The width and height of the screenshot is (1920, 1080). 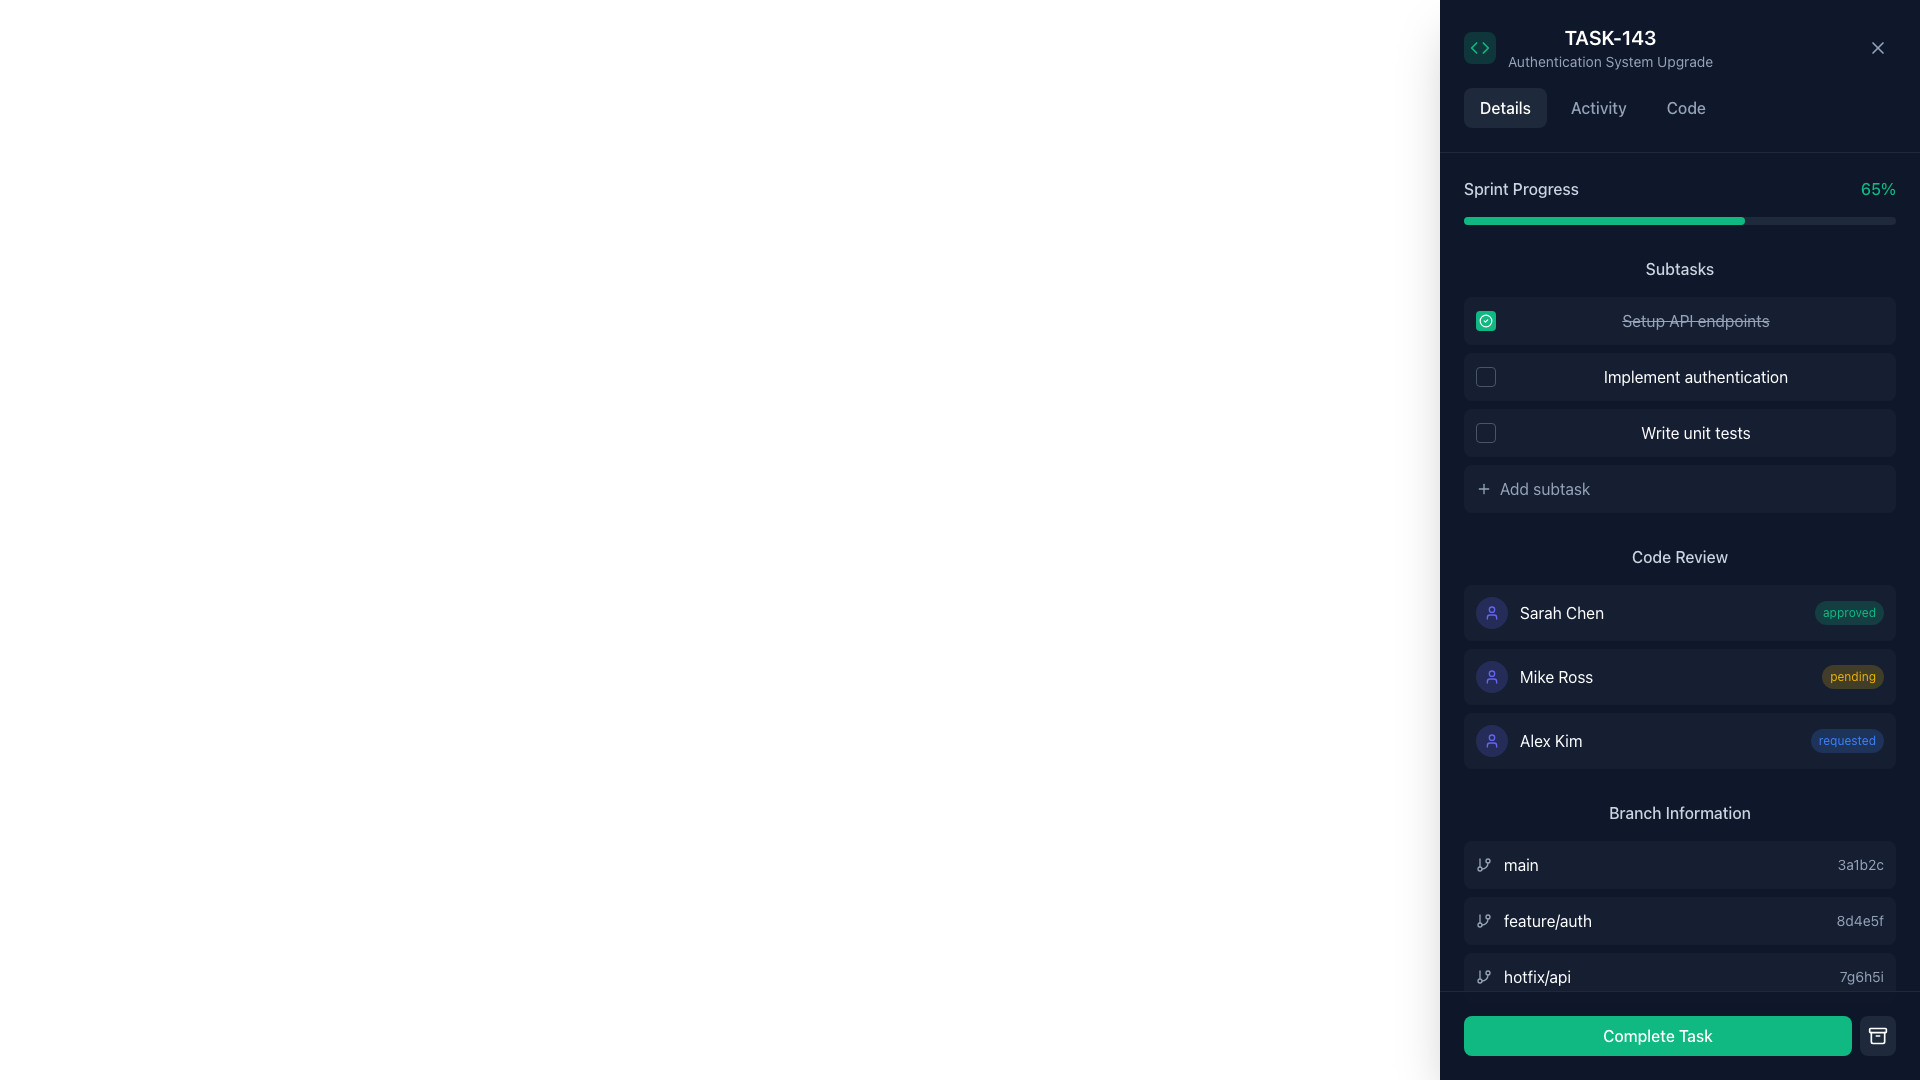 I want to click on the git branch icon located, so click(x=1483, y=863).